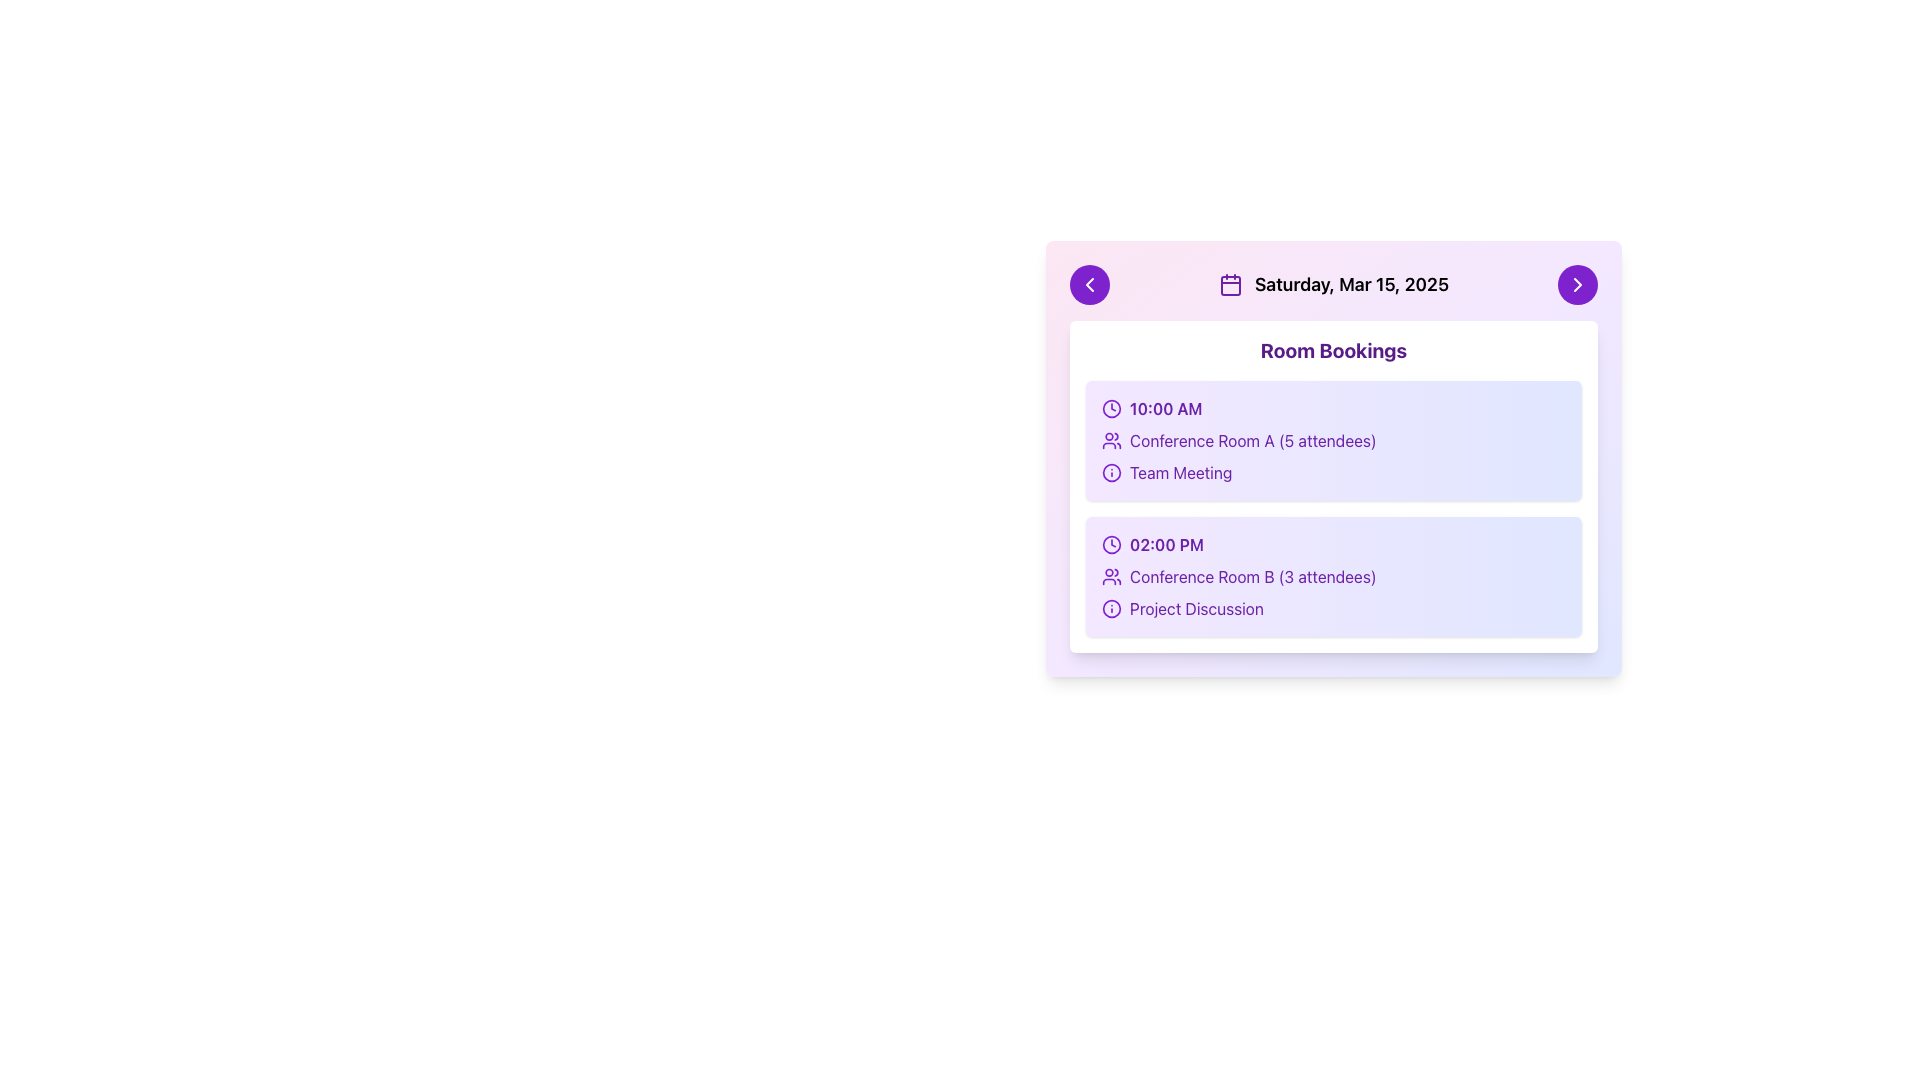  What do you see at coordinates (1577, 285) in the screenshot?
I see `the chevron icon located inside the circular purple button at the top-right corner of the 'Room Bookings' panel` at bounding box center [1577, 285].